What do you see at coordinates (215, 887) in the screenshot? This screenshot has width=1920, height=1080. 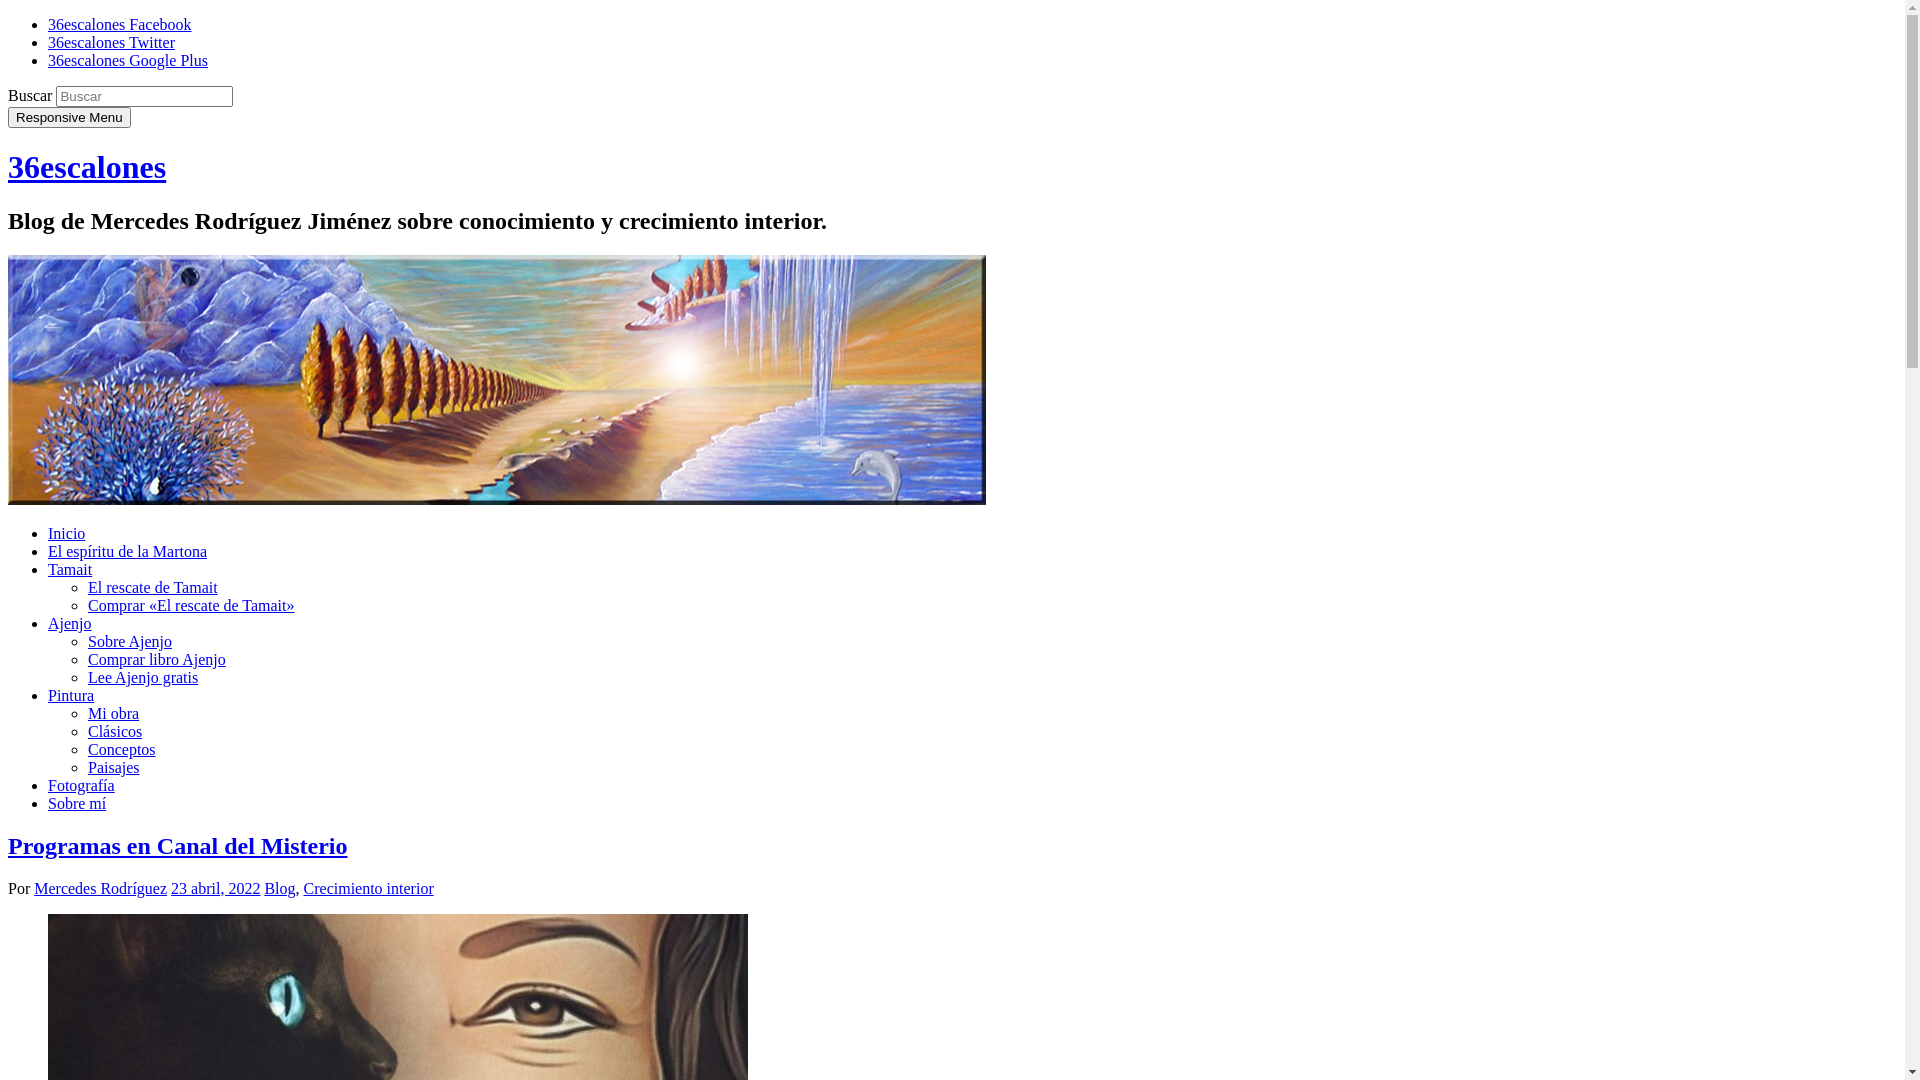 I see `'23 abril, 2022'` at bounding box center [215, 887].